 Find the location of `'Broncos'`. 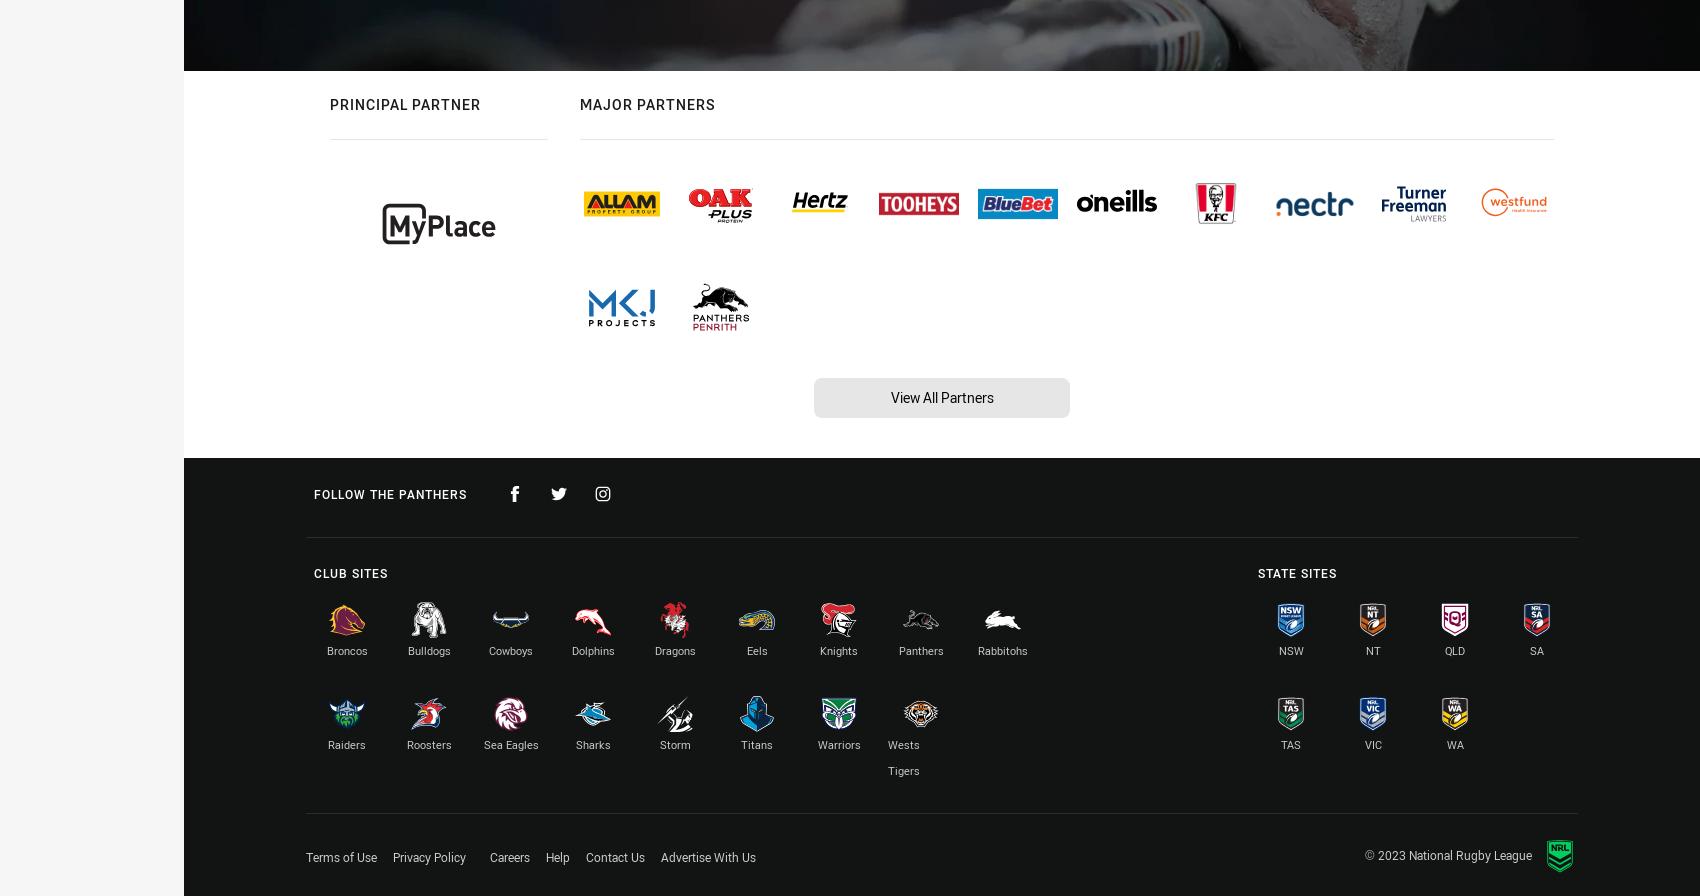

'Broncos' is located at coordinates (345, 650).